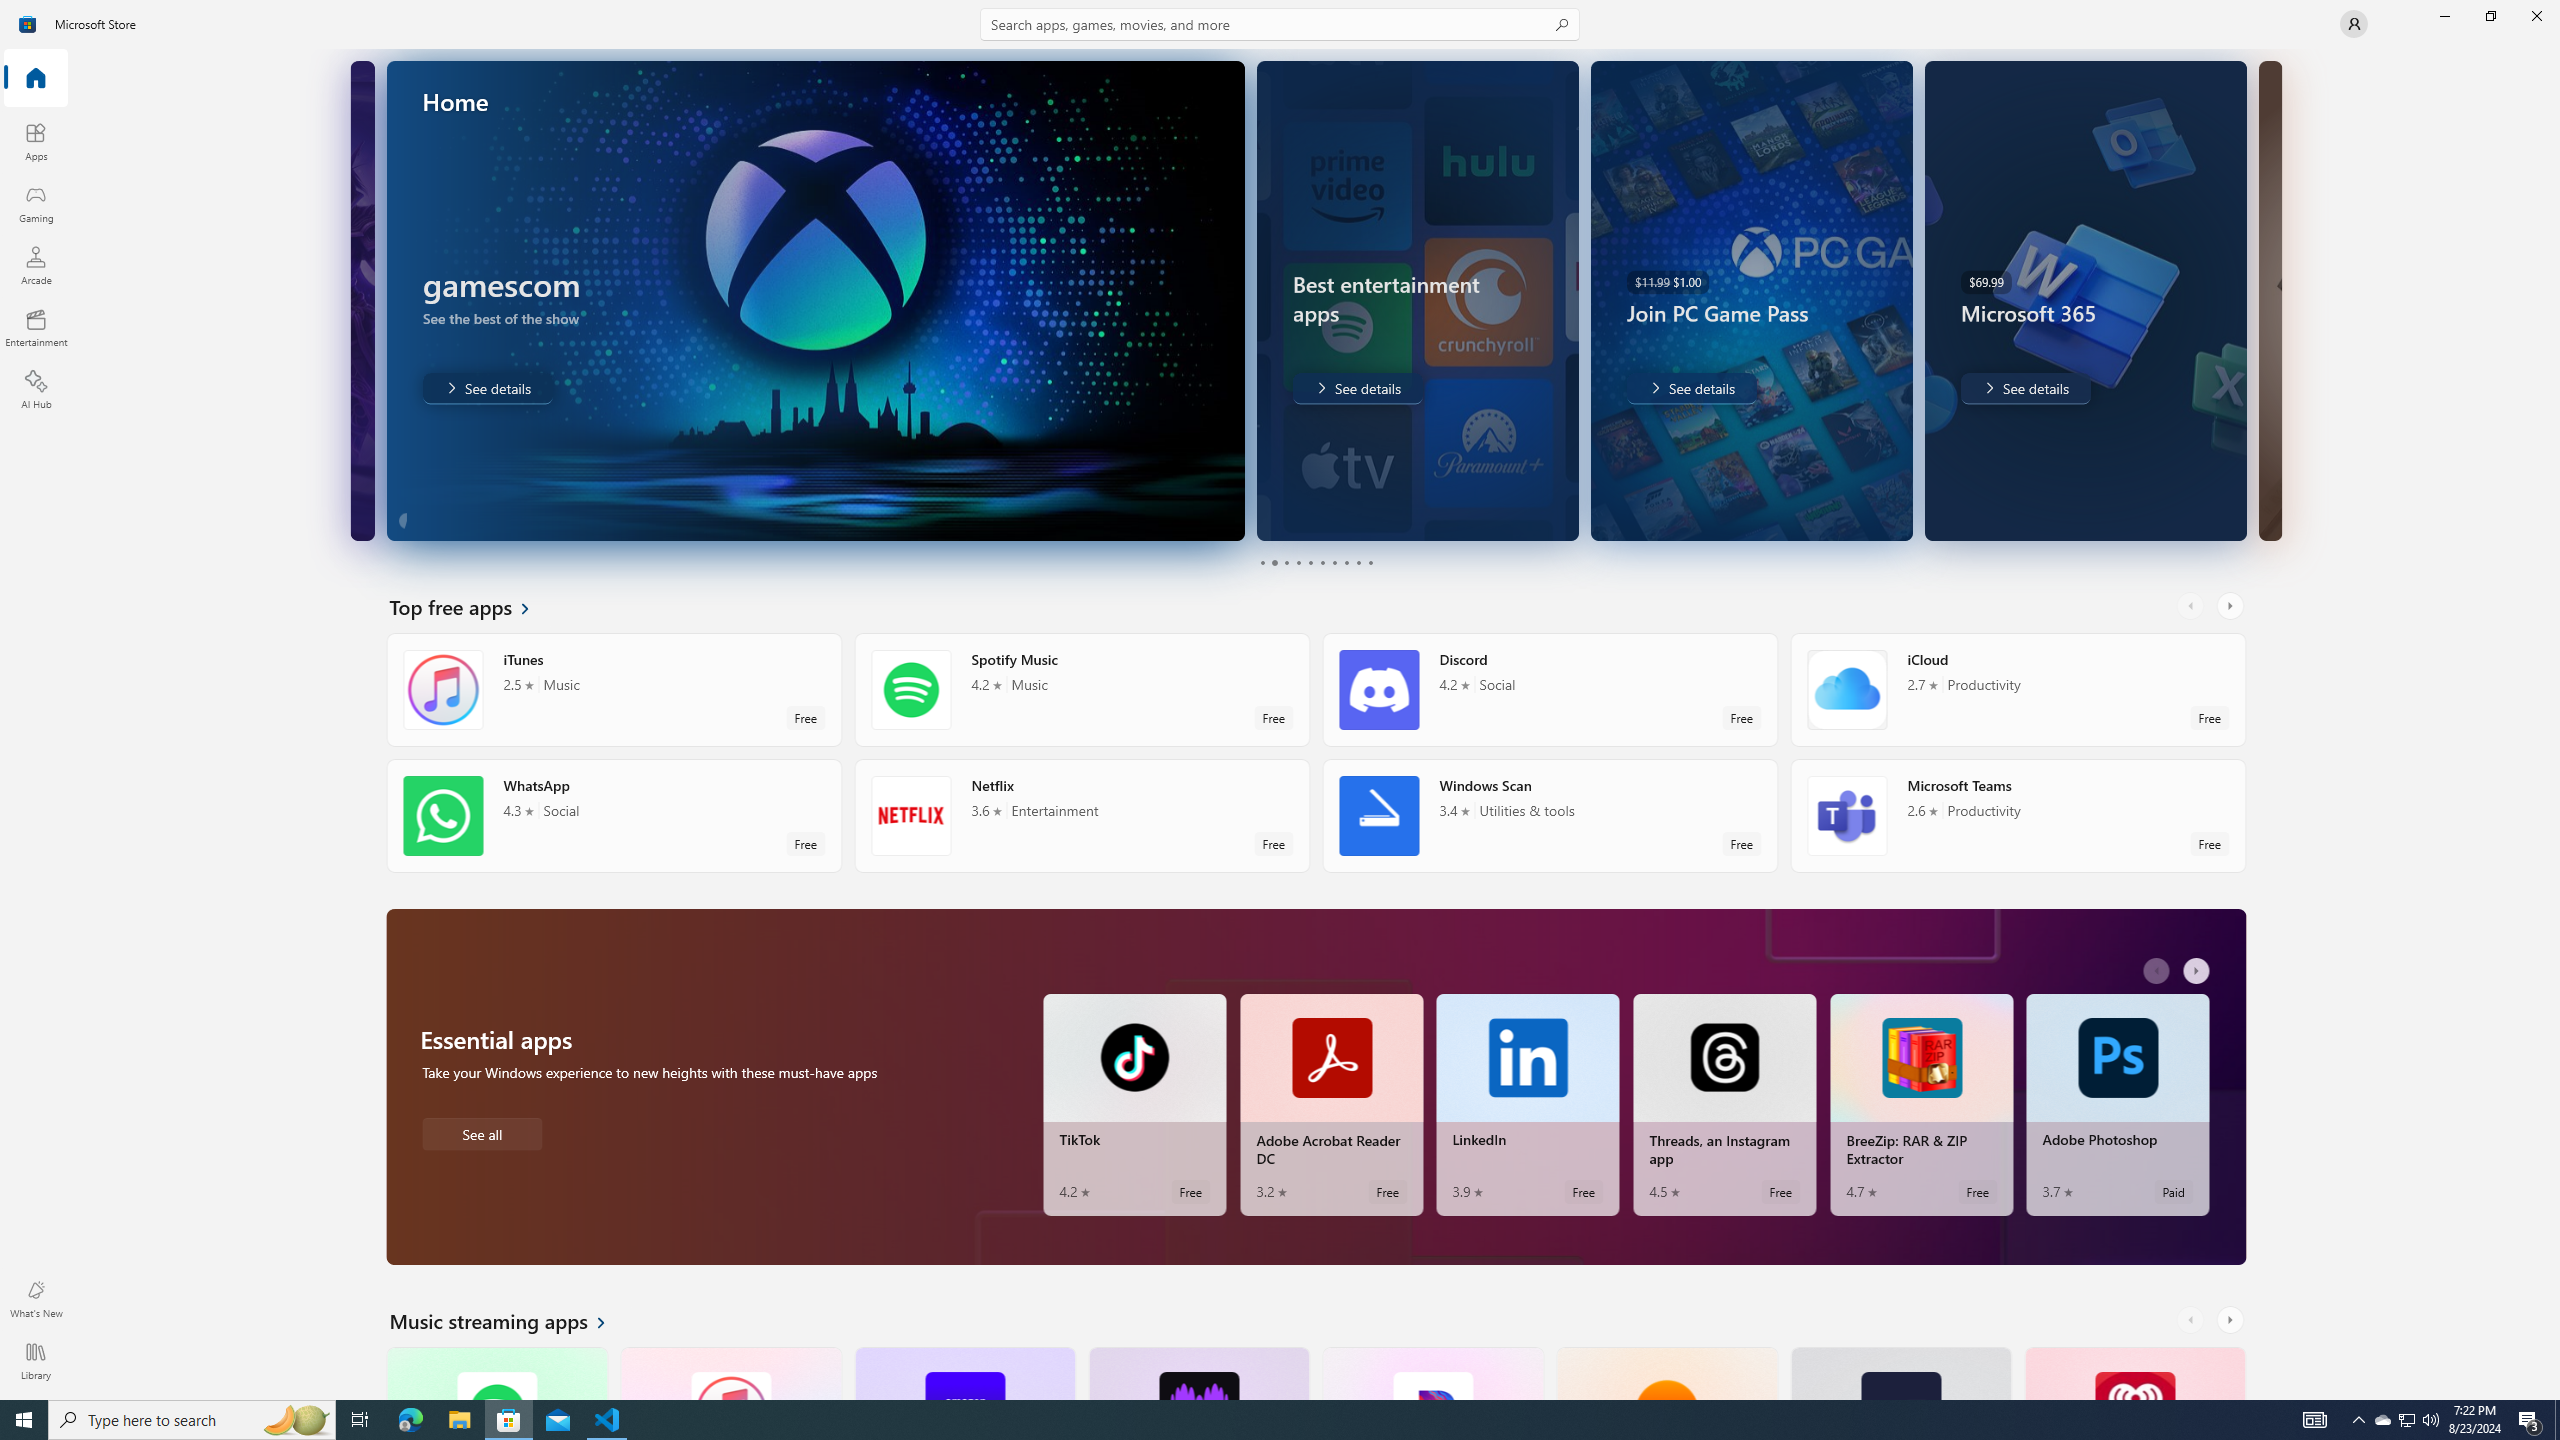 This screenshot has height=1440, width=2560. What do you see at coordinates (613, 815) in the screenshot?
I see `'WhatsApp. Average rating of 4.3 out of five stars. Free  '` at bounding box center [613, 815].